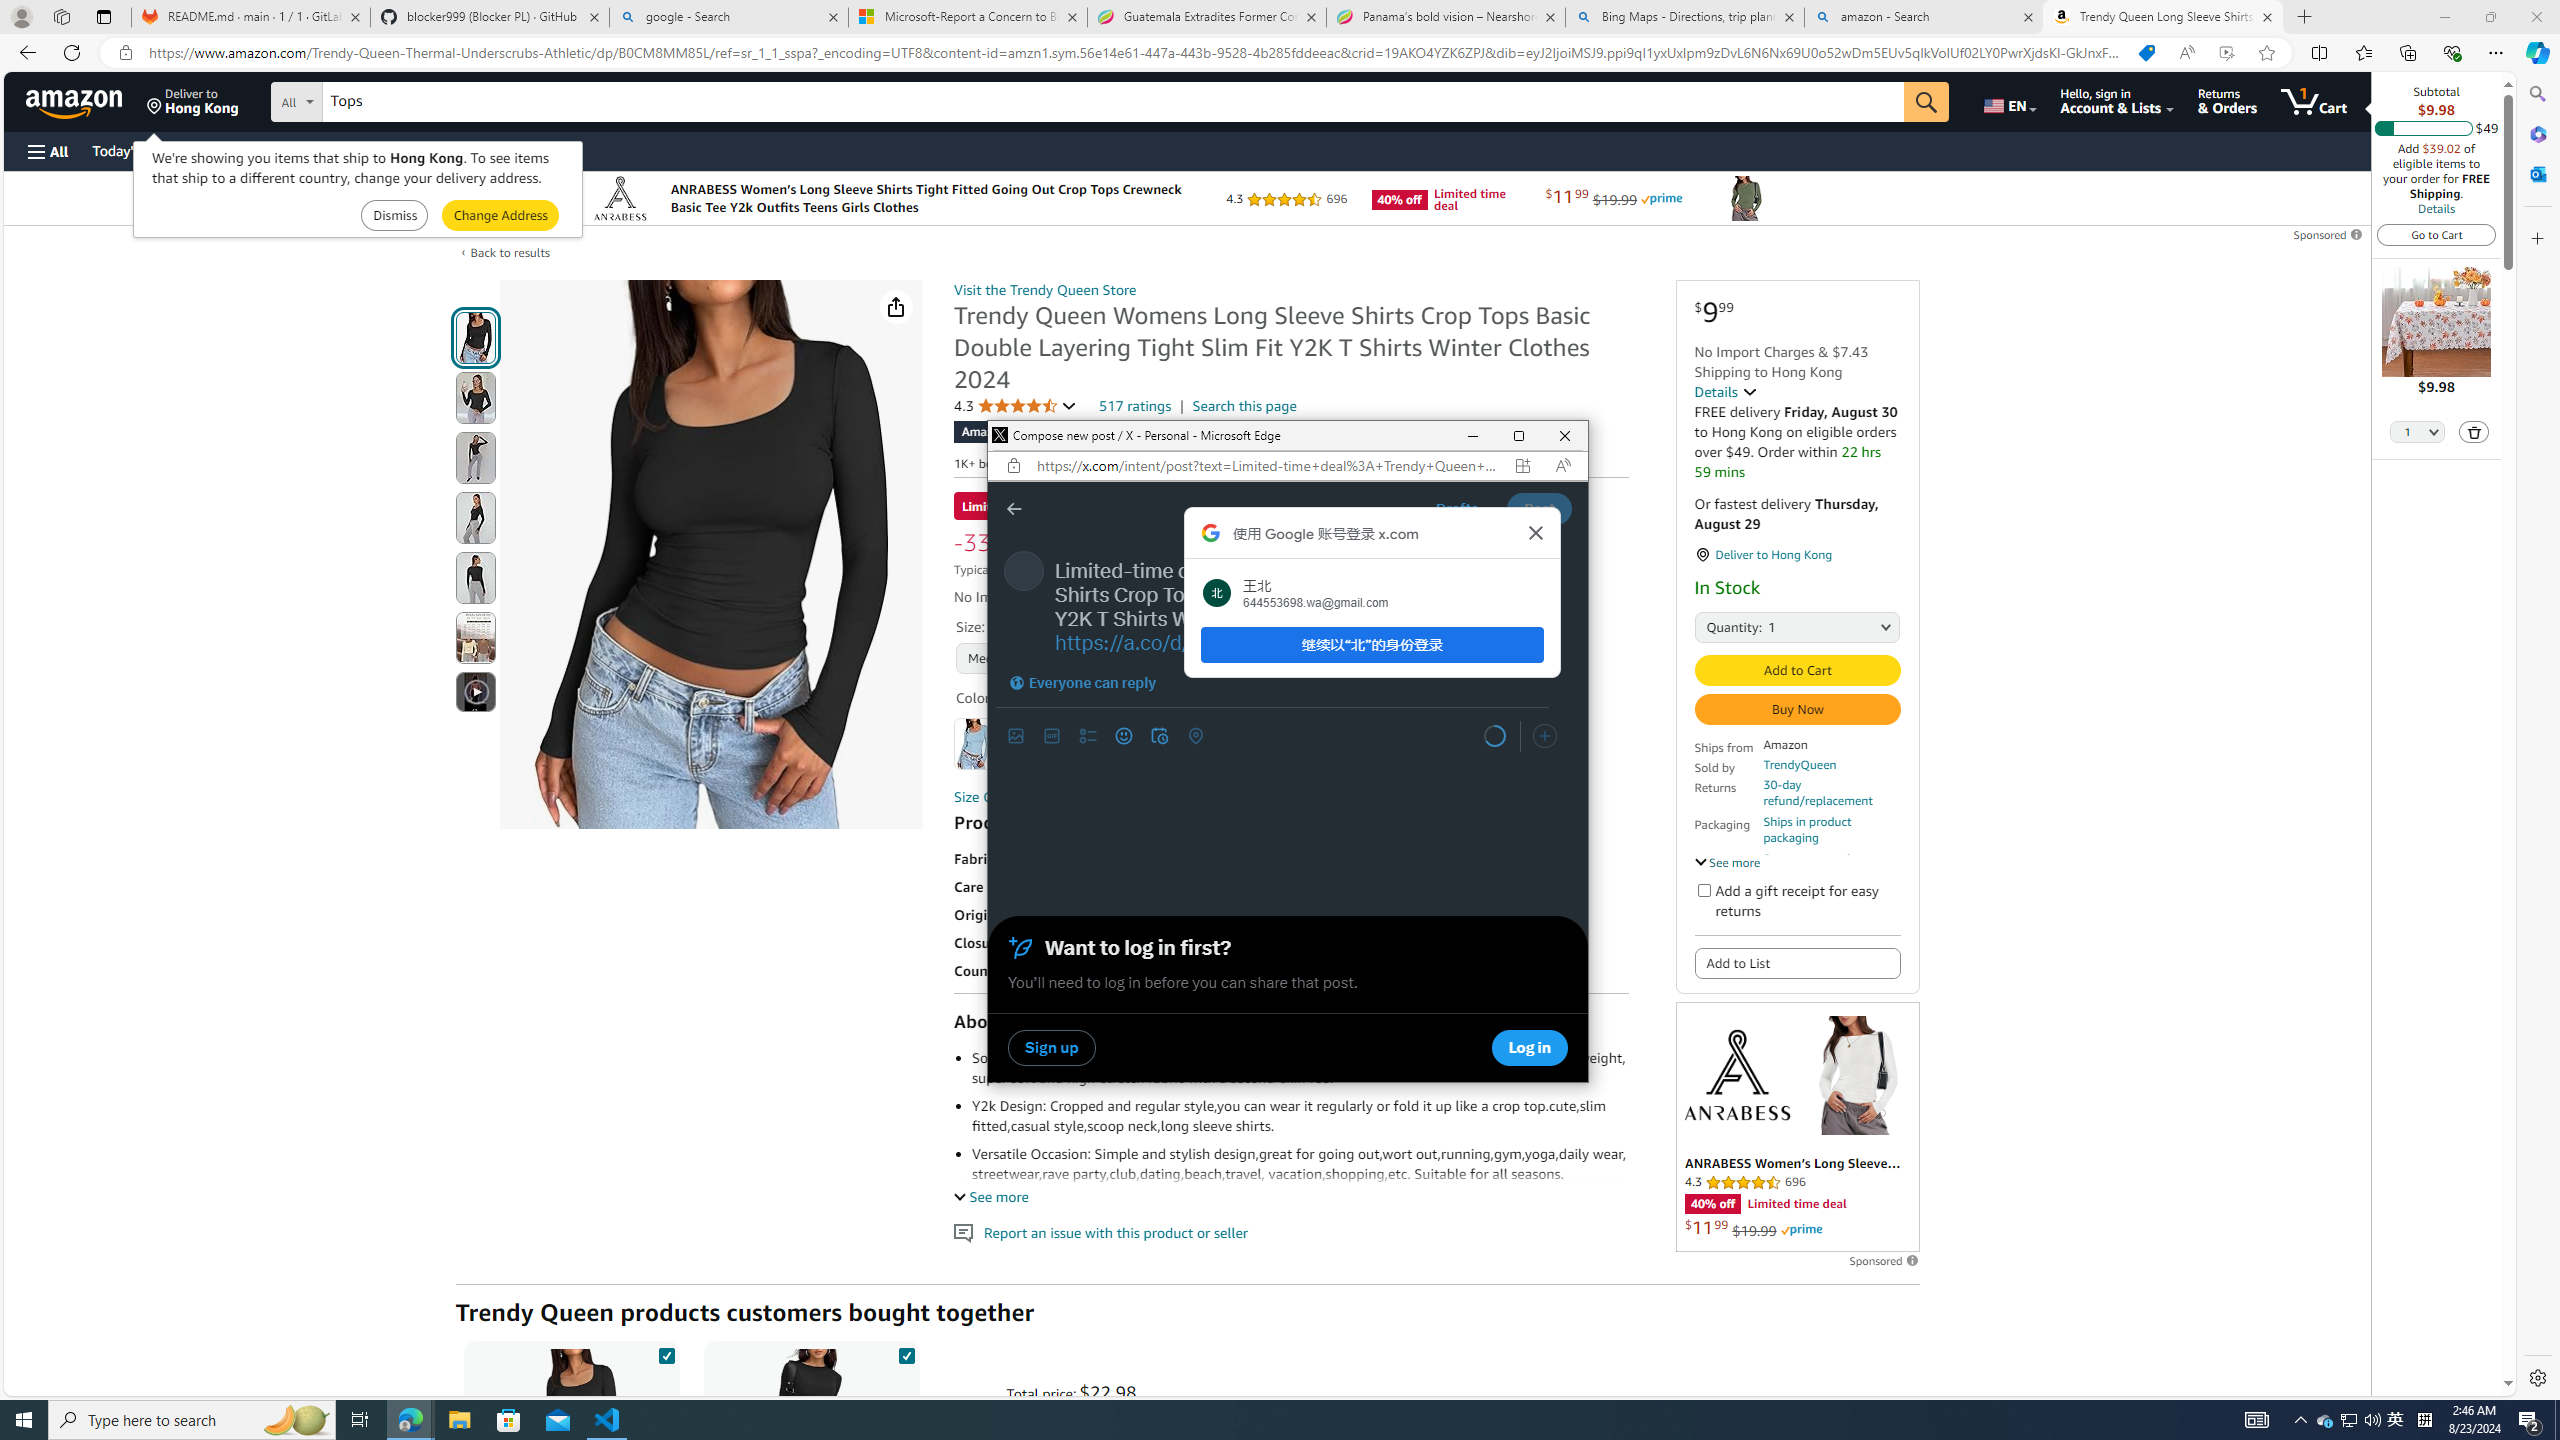 This screenshot has width=2560, height=1440. What do you see at coordinates (1536, 532) in the screenshot?
I see `'Class: Bz112c Bz112c-r9oPif'` at bounding box center [1536, 532].